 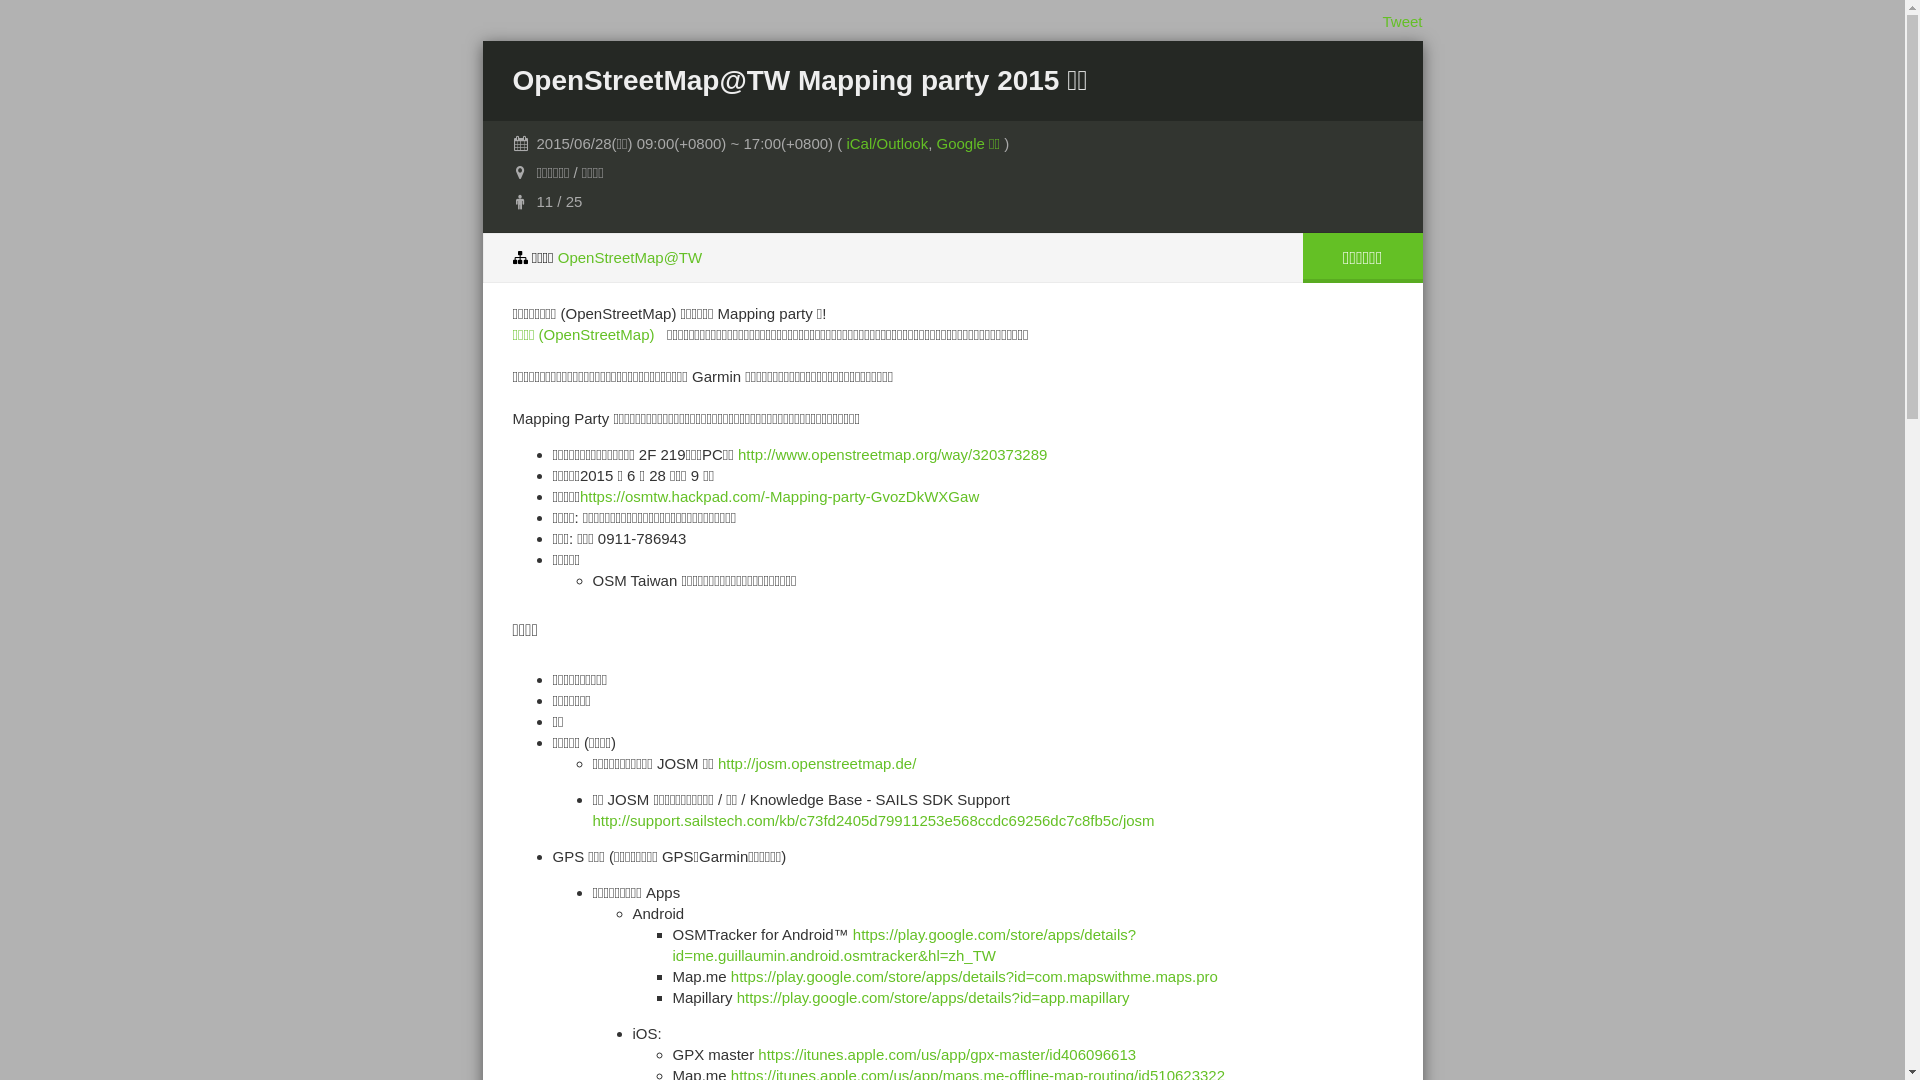 What do you see at coordinates (932, 997) in the screenshot?
I see `'https://play.google.com/store/apps/details?id=app.mapillary'` at bounding box center [932, 997].